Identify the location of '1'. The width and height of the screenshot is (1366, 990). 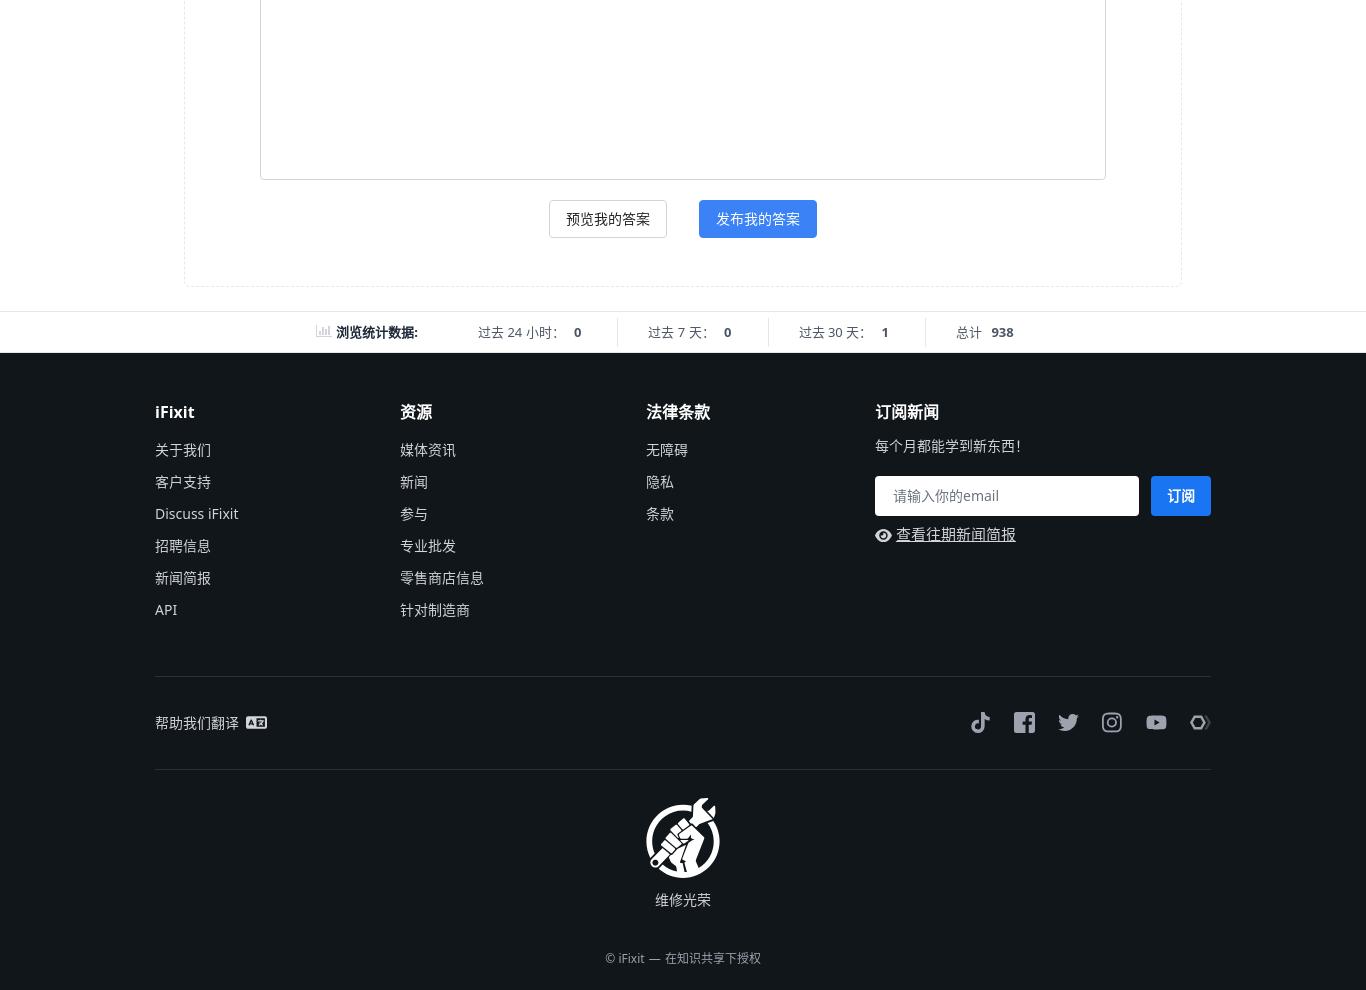
(883, 331).